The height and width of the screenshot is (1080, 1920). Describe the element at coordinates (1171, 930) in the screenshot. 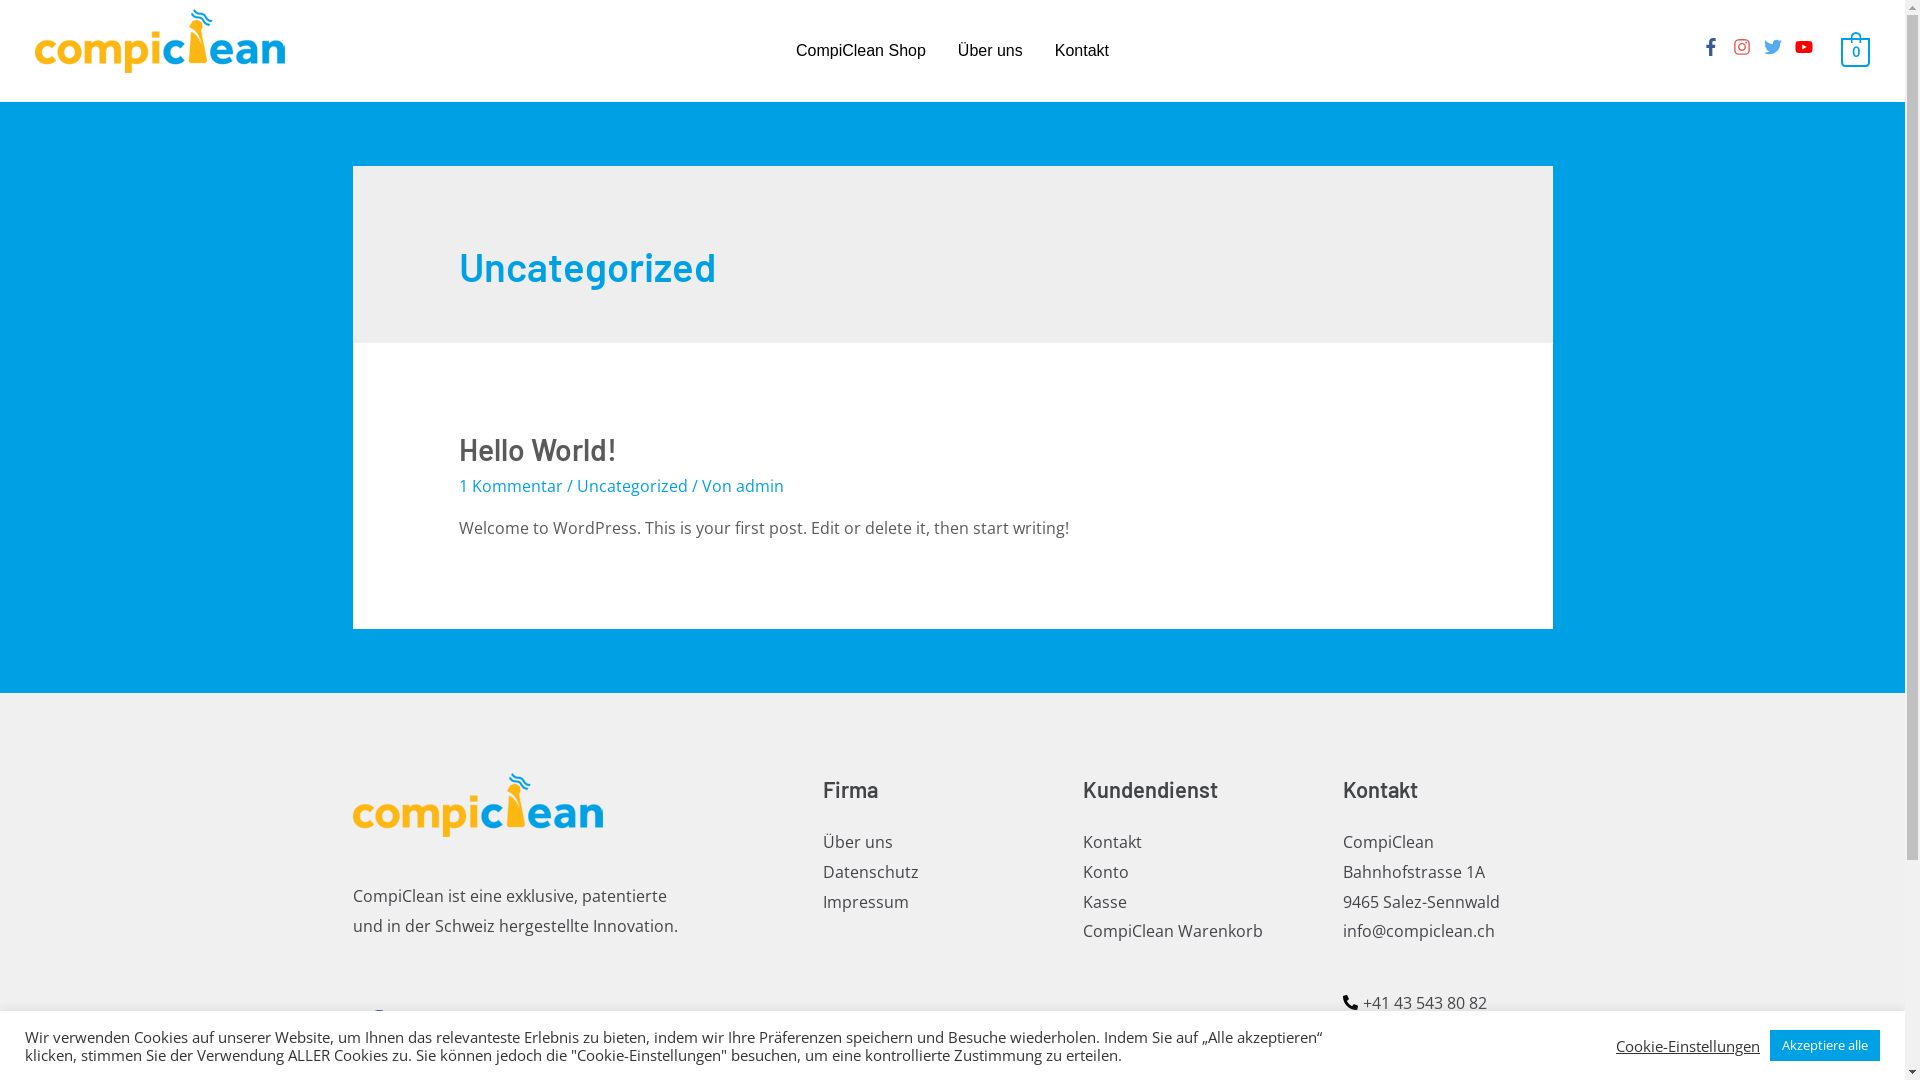

I see `'CompiClean Warenkorb'` at that location.